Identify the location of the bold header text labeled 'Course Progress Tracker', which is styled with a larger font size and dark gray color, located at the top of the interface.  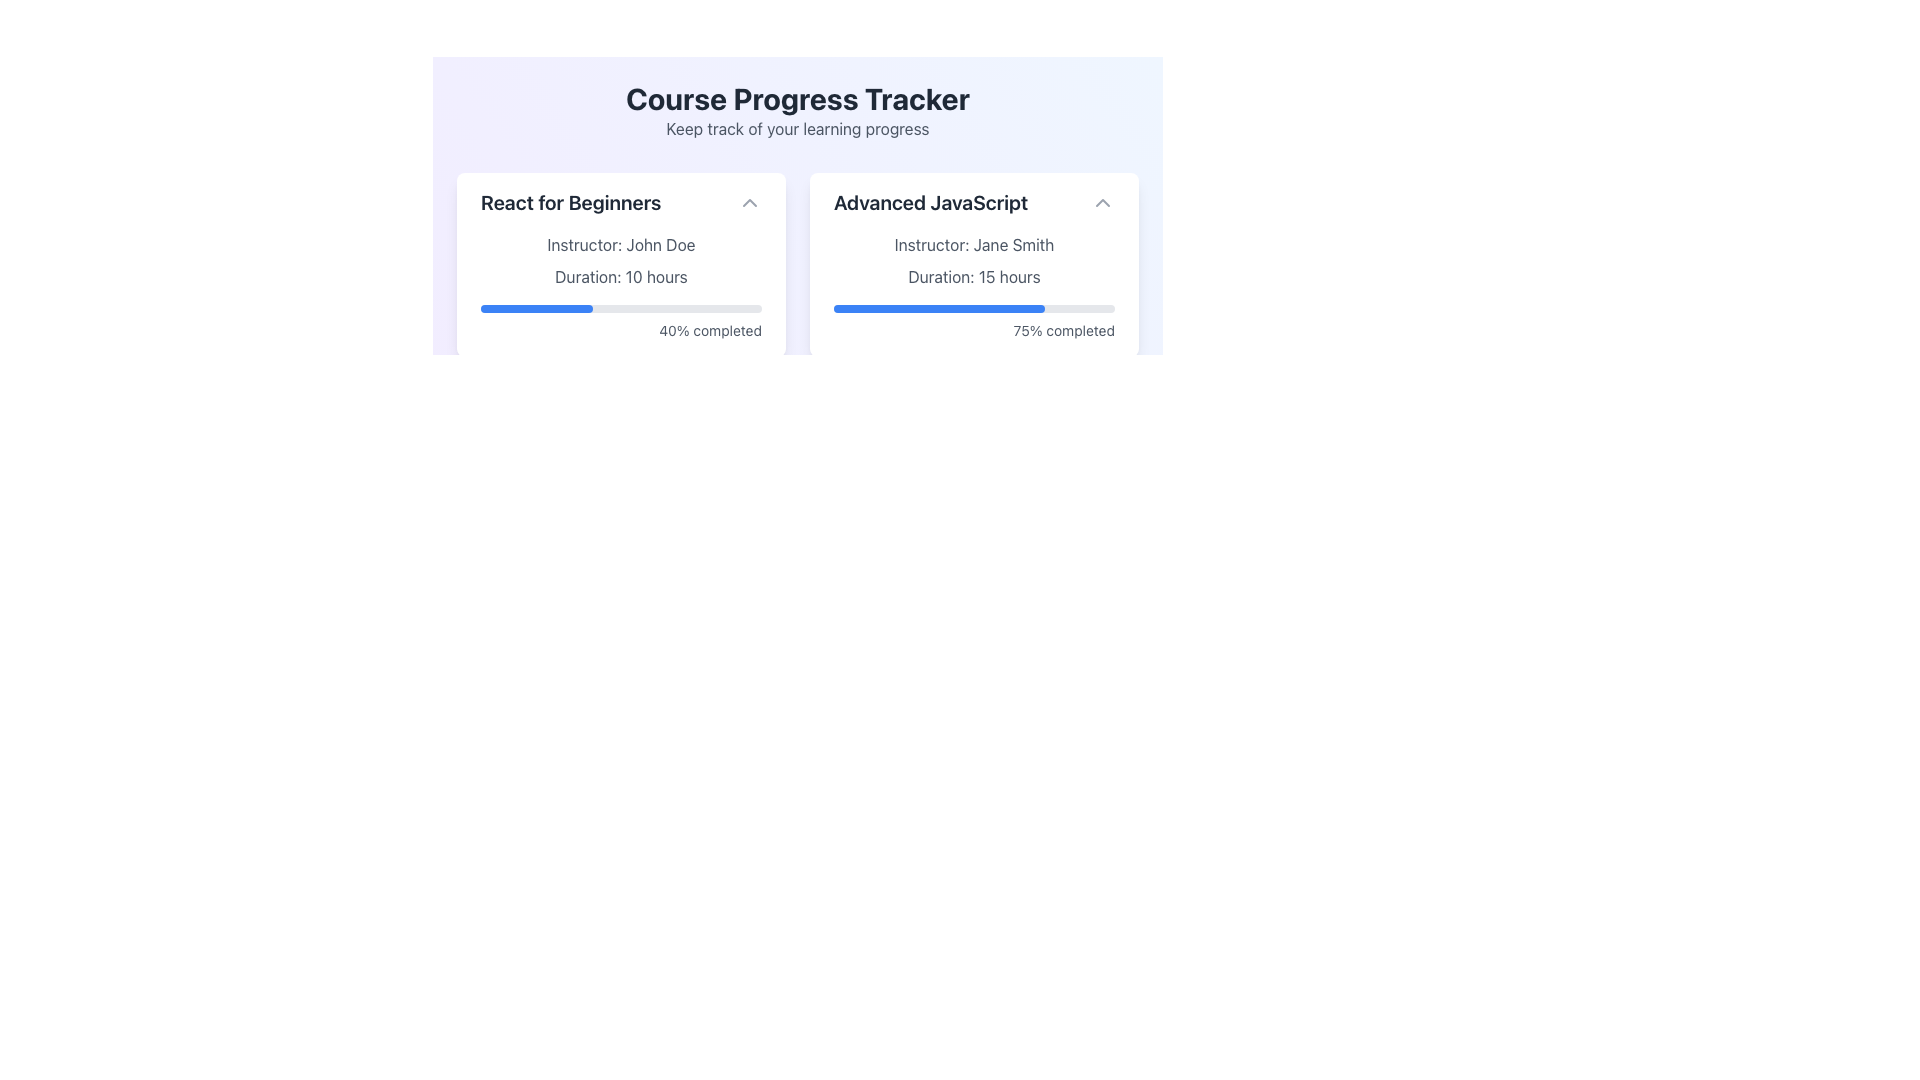
(796, 99).